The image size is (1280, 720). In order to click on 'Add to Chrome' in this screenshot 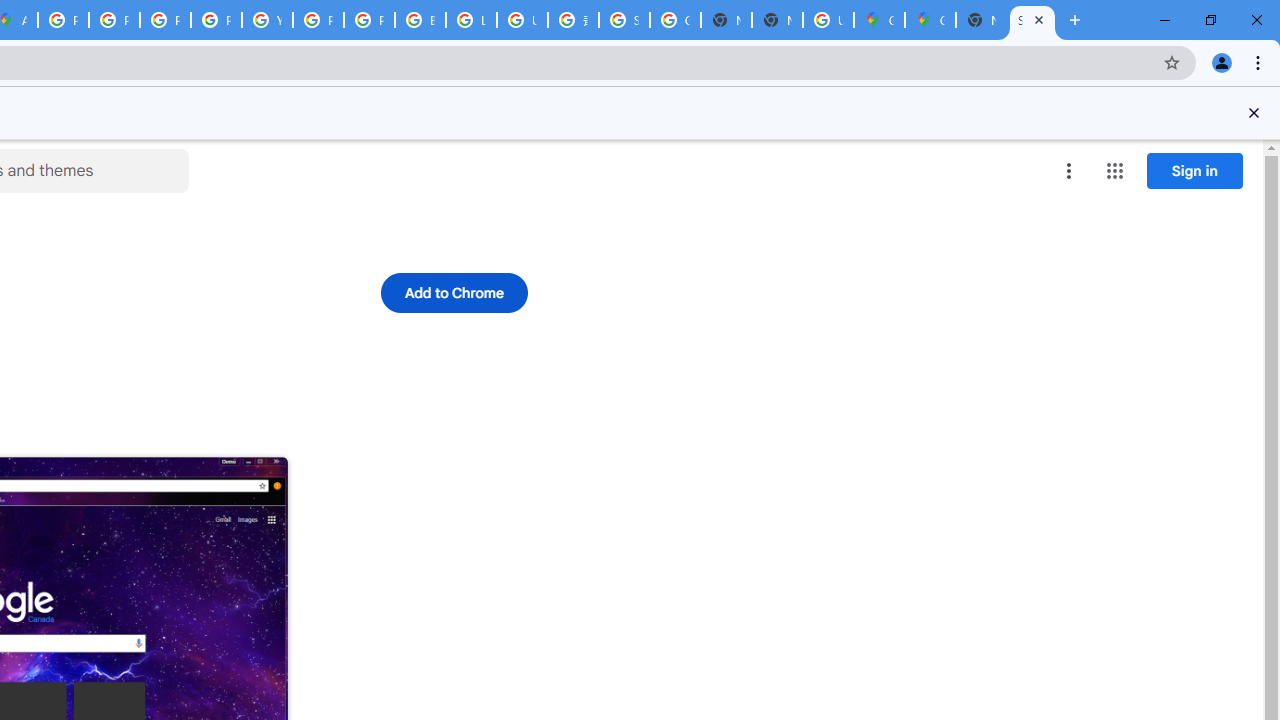, I will do `click(452, 293)`.